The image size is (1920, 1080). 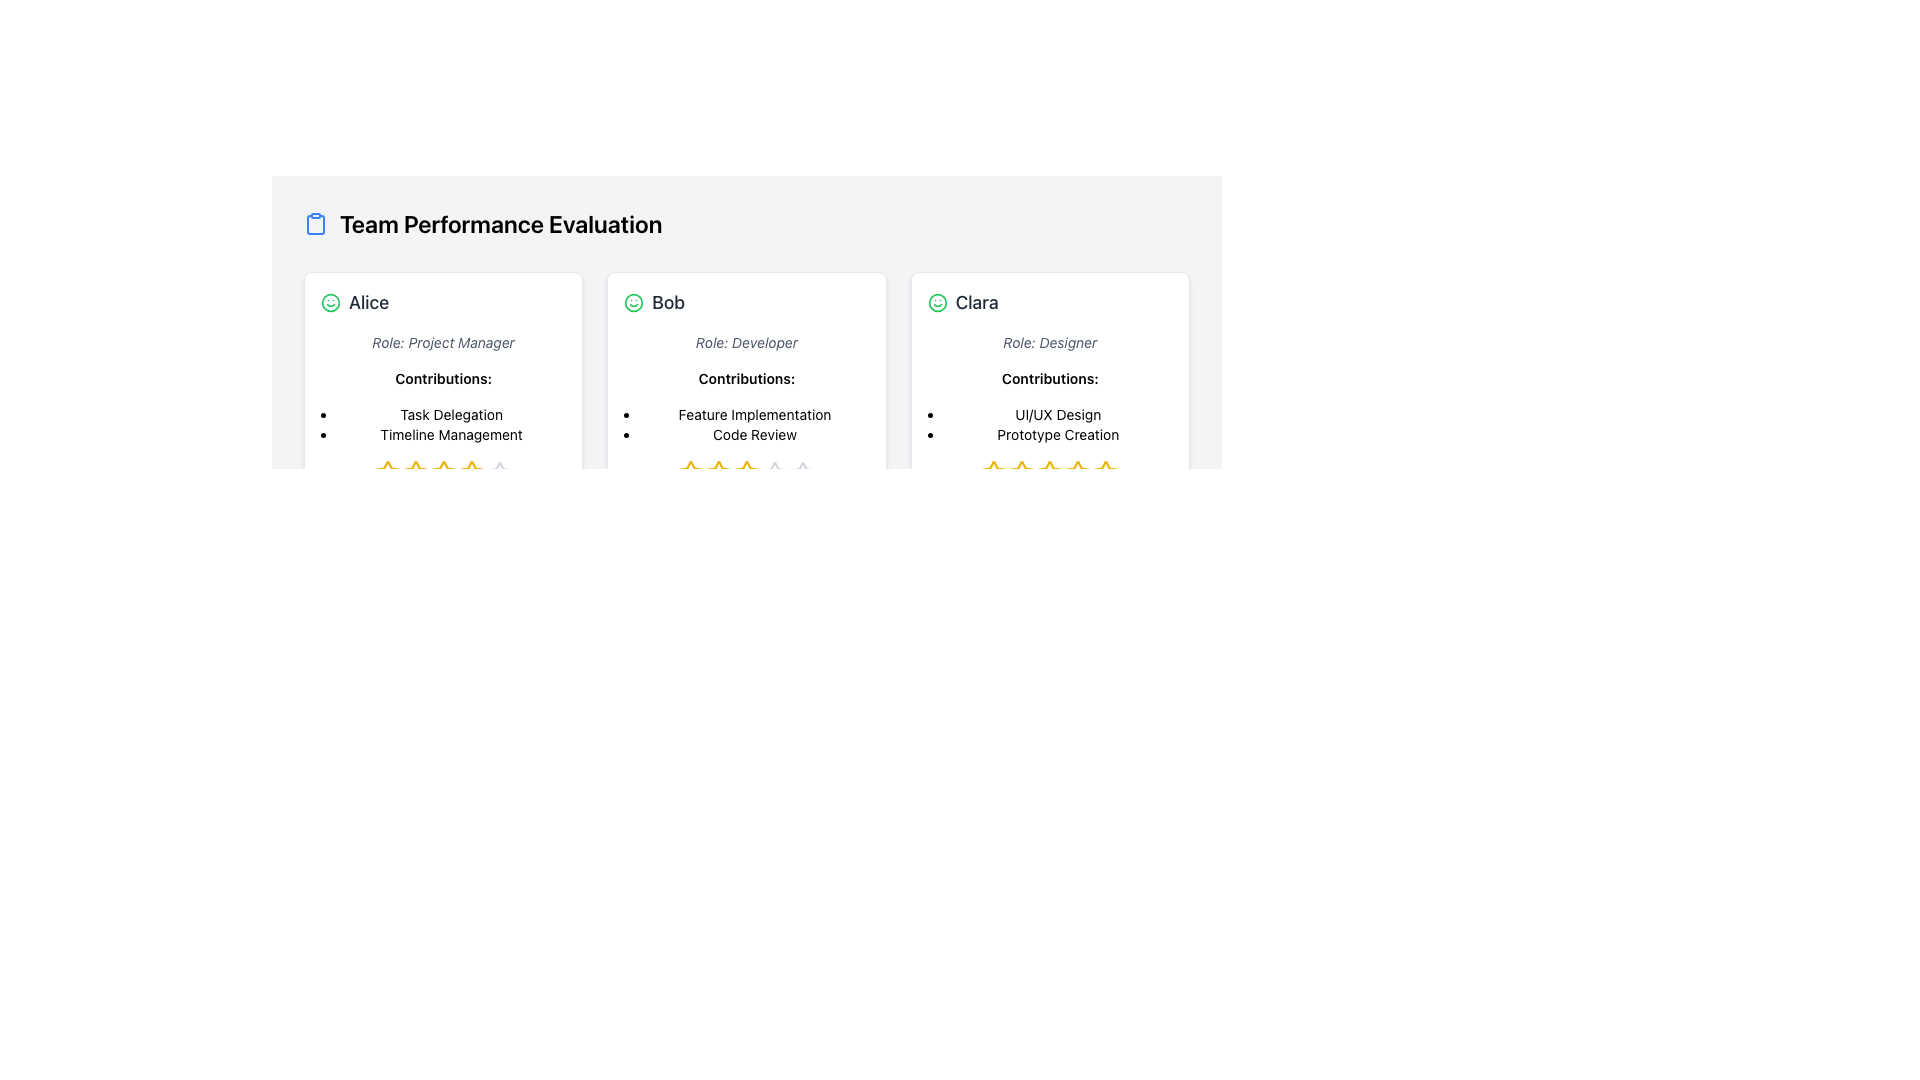 What do you see at coordinates (1077, 473) in the screenshot?
I see `the sixth yellow star icon in the rating component under the 'Clara' section to rate it` at bounding box center [1077, 473].